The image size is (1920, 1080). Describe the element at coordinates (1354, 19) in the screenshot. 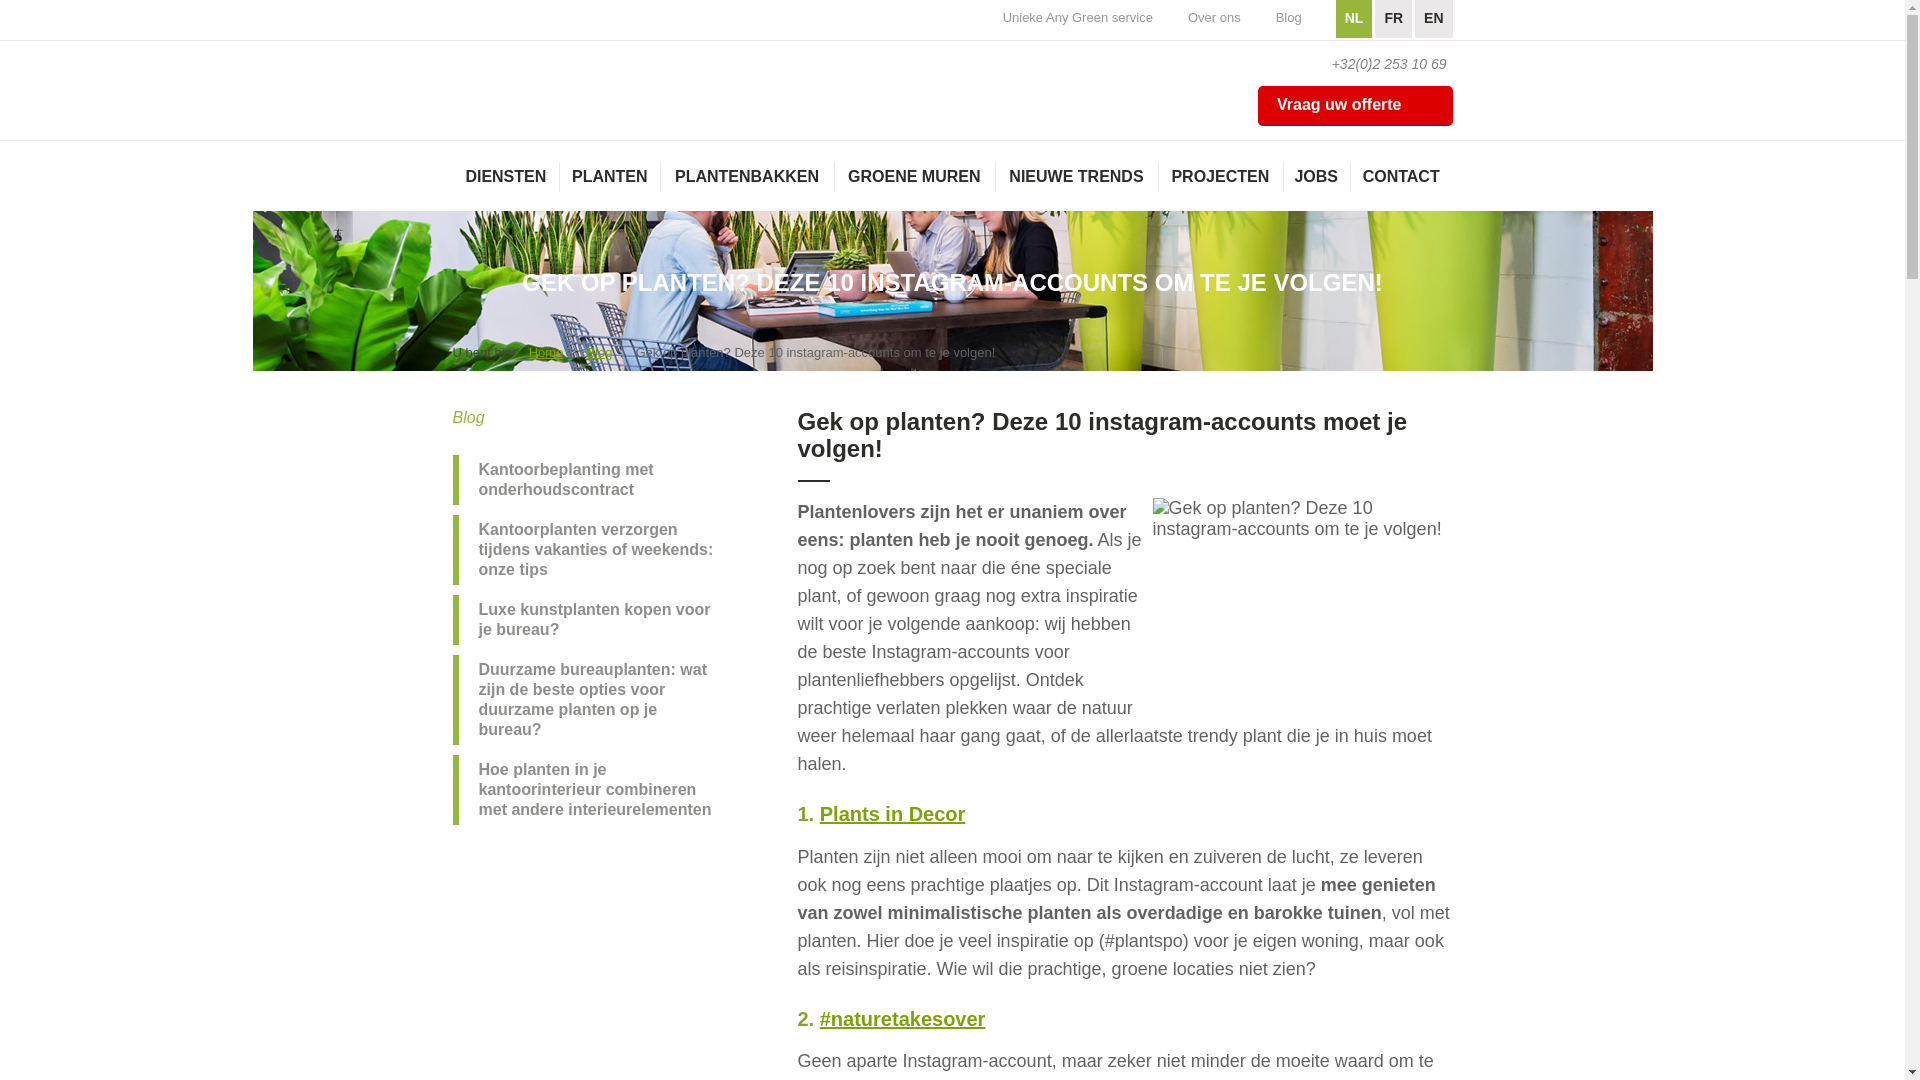

I see `'NL'` at that location.